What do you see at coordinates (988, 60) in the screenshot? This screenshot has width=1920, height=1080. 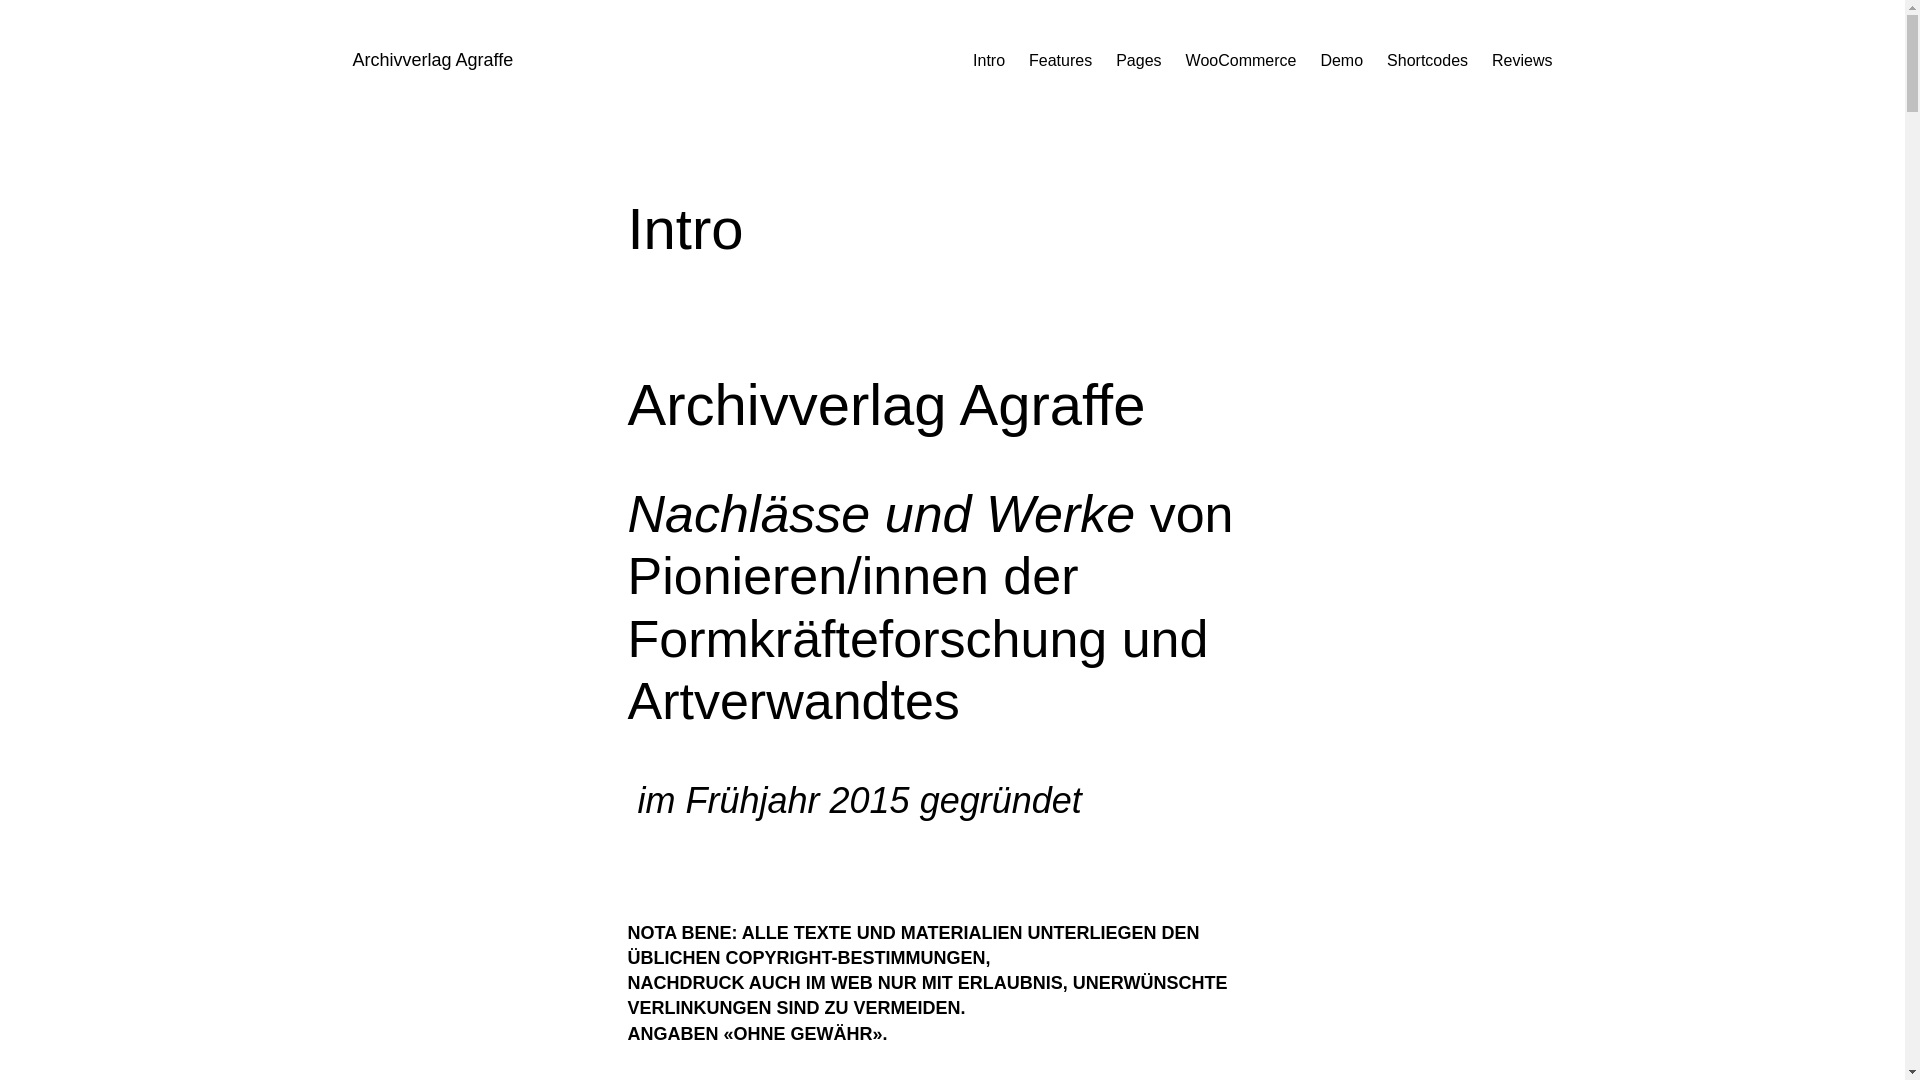 I see `'Intro'` at bounding box center [988, 60].